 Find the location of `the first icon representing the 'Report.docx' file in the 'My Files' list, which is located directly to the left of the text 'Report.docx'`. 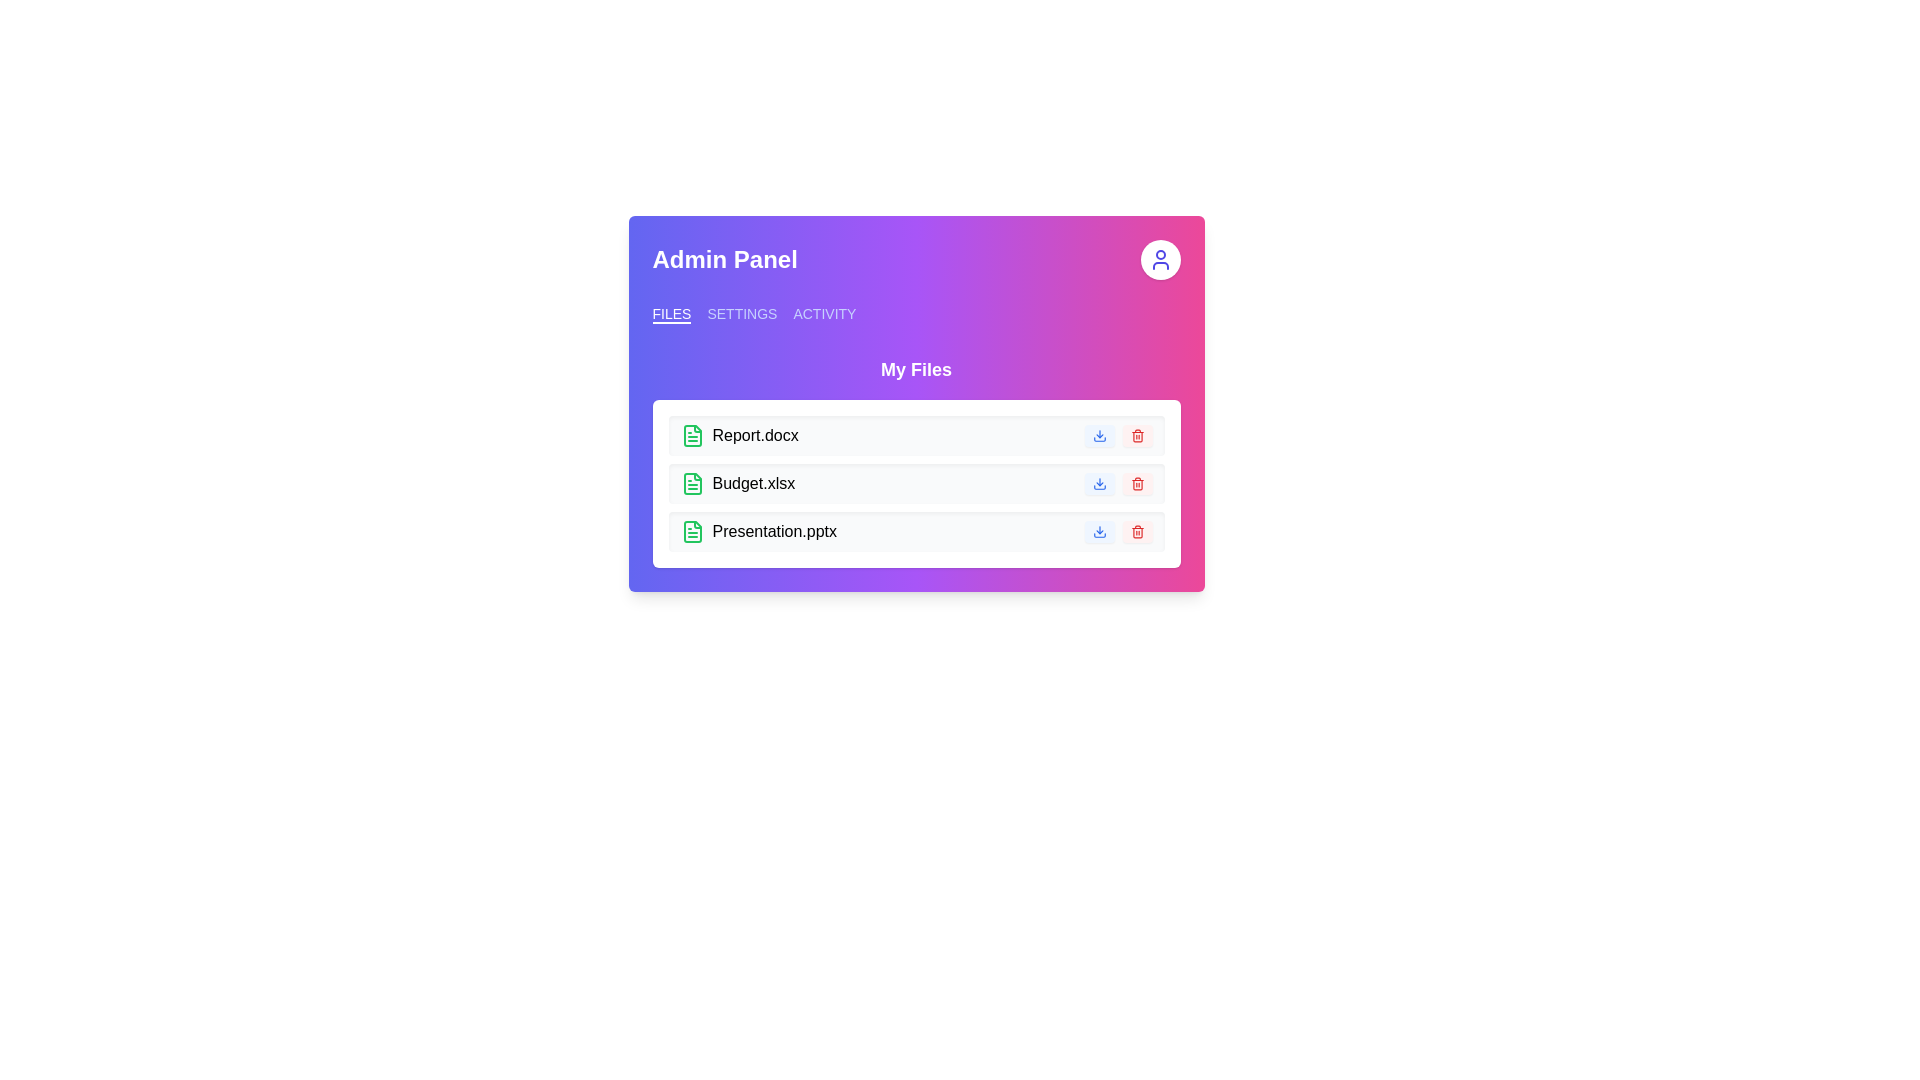

the first icon representing the 'Report.docx' file in the 'My Files' list, which is located directly to the left of the text 'Report.docx' is located at coordinates (692, 434).